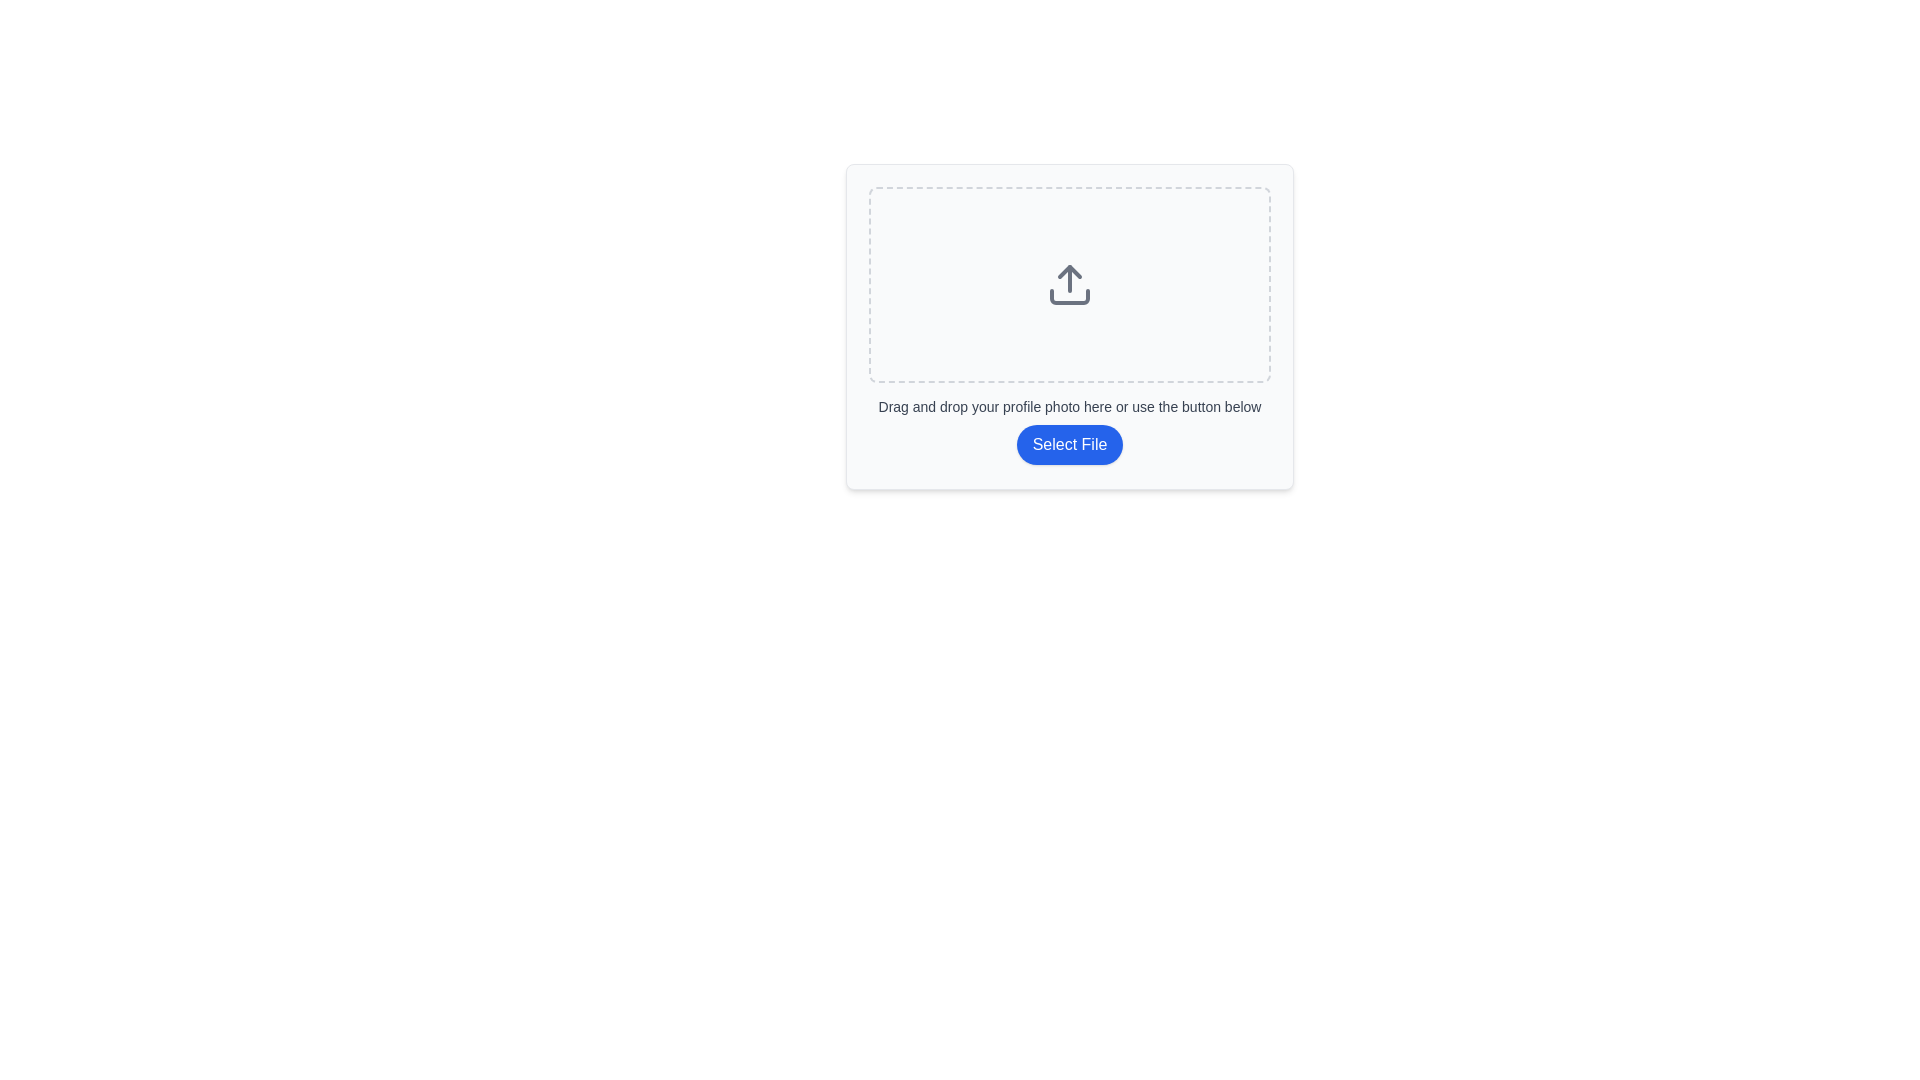  What do you see at coordinates (1069, 297) in the screenshot?
I see `the bottom part of the upload icon, which visually represents the tray portion of the upload icon and is located at the center of the outlined box framing the upload section` at bounding box center [1069, 297].